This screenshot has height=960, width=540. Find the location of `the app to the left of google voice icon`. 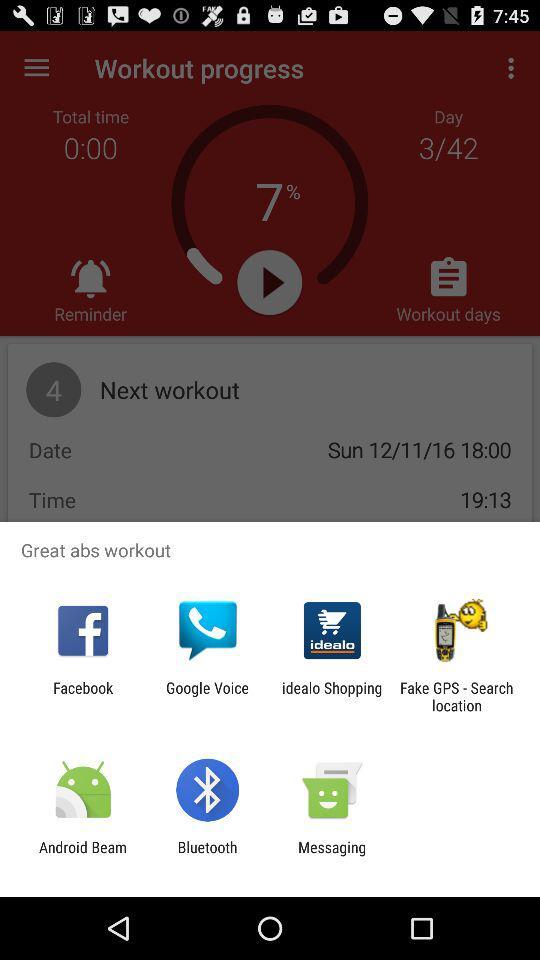

the app to the left of google voice icon is located at coordinates (82, 696).